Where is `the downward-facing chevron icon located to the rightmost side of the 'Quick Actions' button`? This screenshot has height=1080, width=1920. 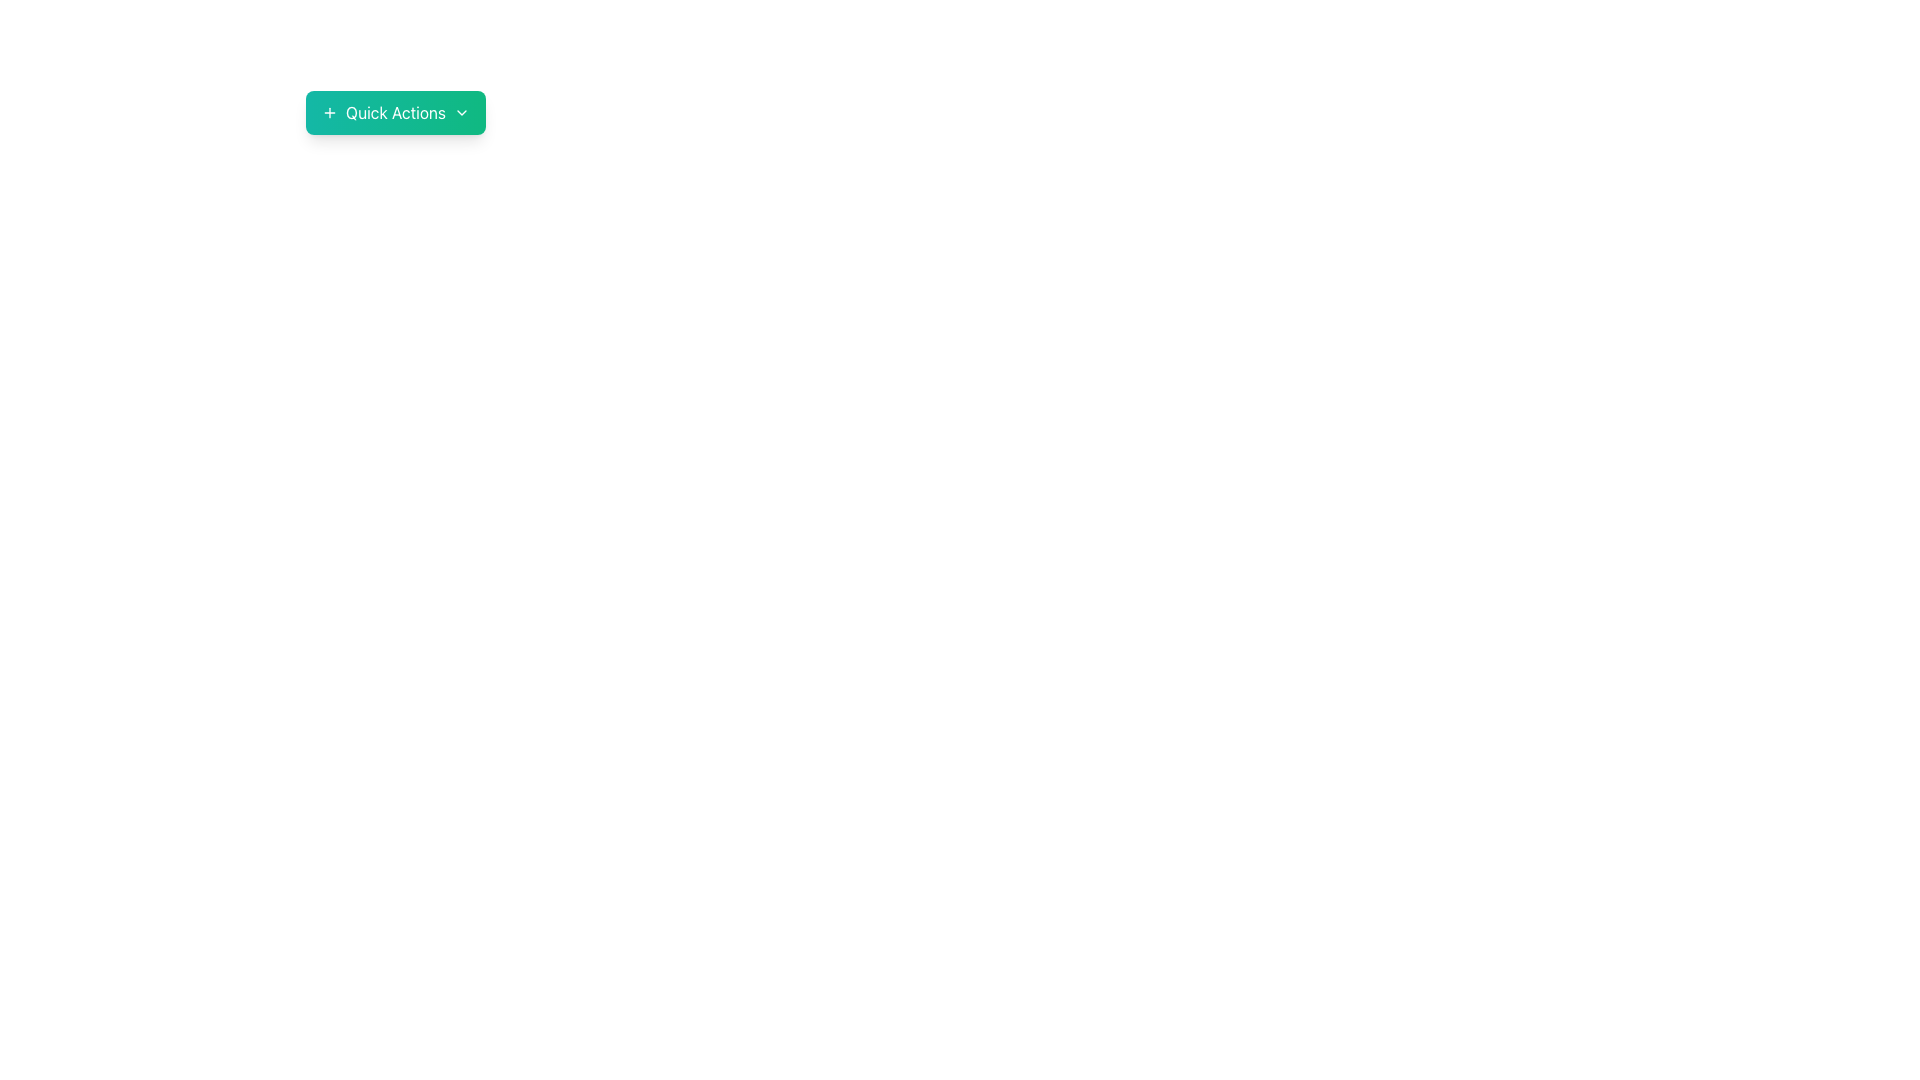 the downward-facing chevron icon located to the rightmost side of the 'Quick Actions' button is located at coordinates (461, 112).